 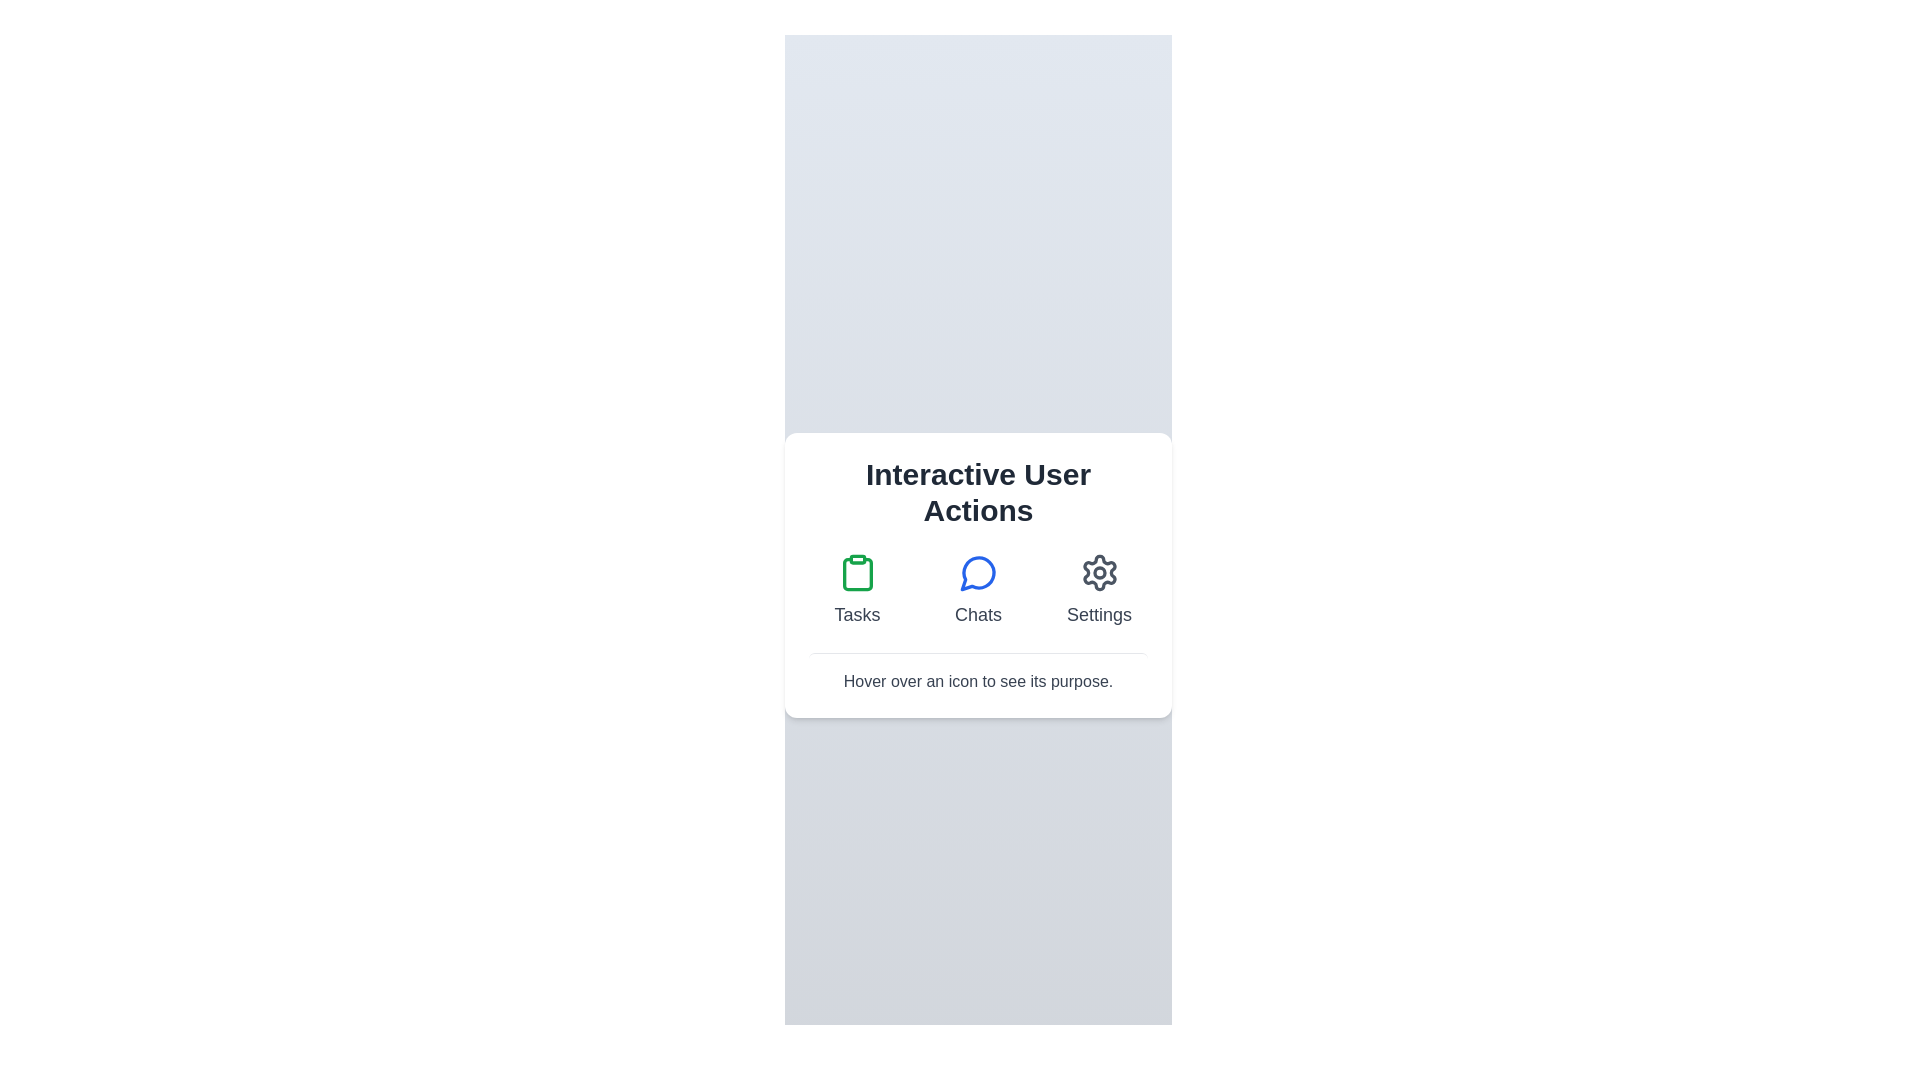 What do you see at coordinates (978, 613) in the screenshot?
I see `the 'Chats' text label, which is styled in a medium-sized gray font and appears below a blue speech bubble icon in the 'Interactive User Actions' section` at bounding box center [978, 613].